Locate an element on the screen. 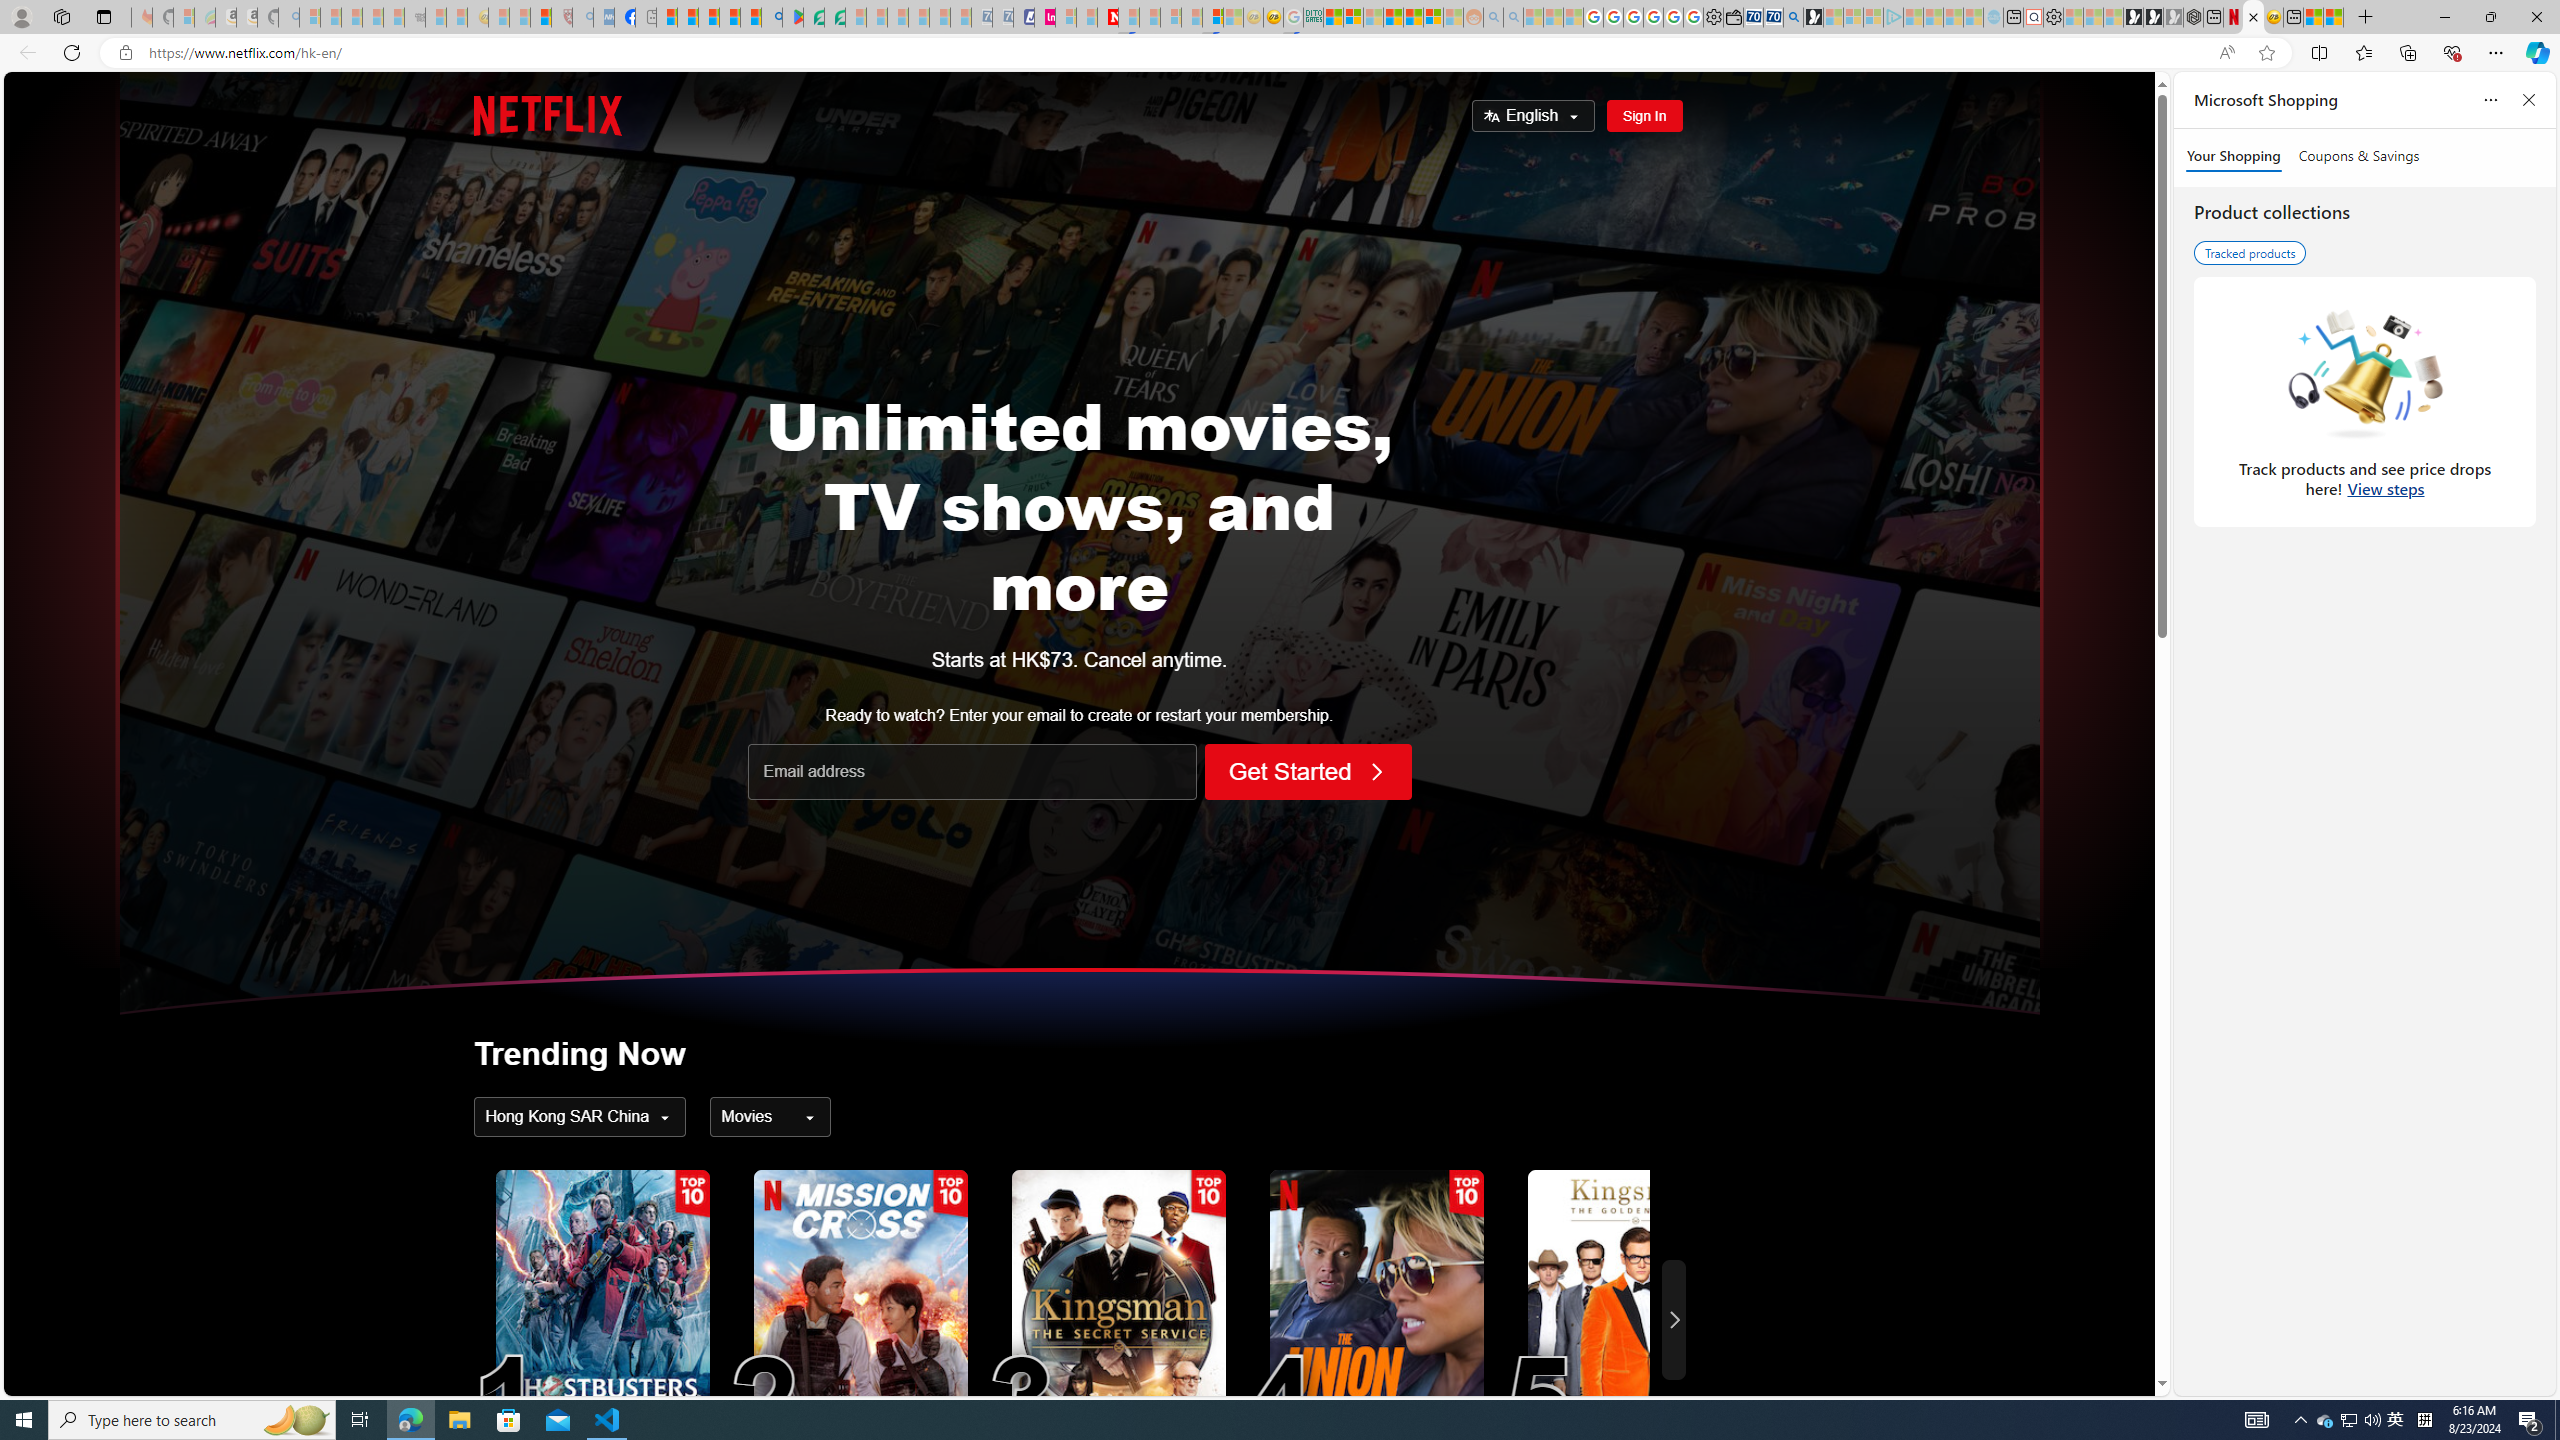 This screenshot has height=1440, width=2560. 'Get Started' is located at coordinates (1308, 770).